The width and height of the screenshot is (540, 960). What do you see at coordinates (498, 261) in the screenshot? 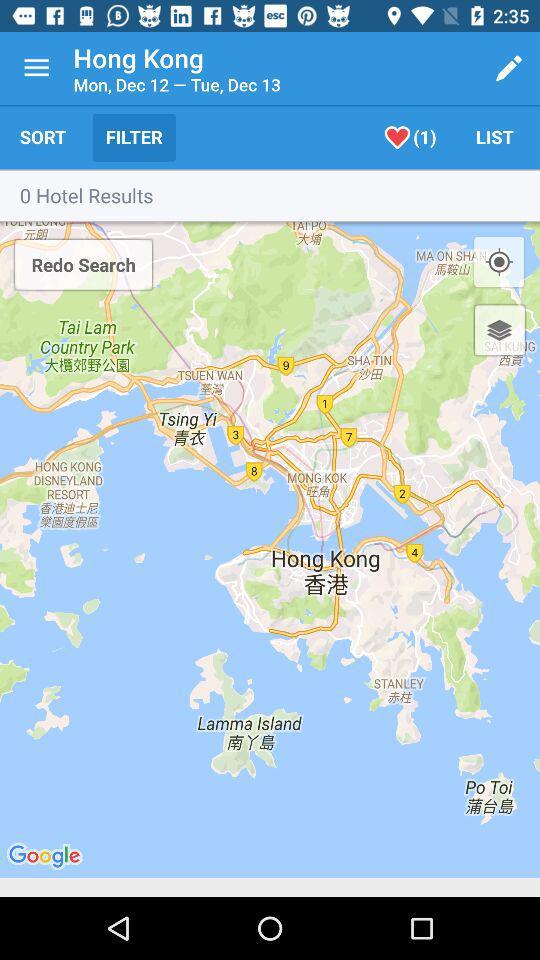
I see `the location_crosshair icon` at bounding box center [498, 261].